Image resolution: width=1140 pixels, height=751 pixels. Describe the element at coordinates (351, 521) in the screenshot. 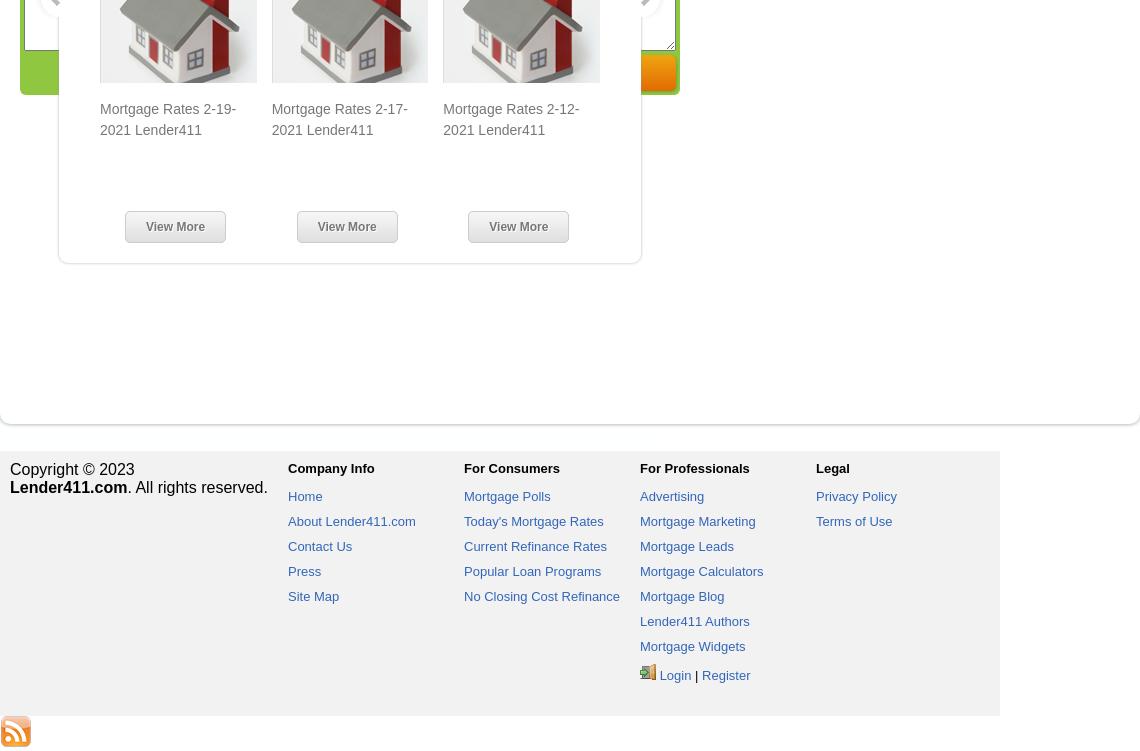

I see `'About Lender411.com'` at that location.